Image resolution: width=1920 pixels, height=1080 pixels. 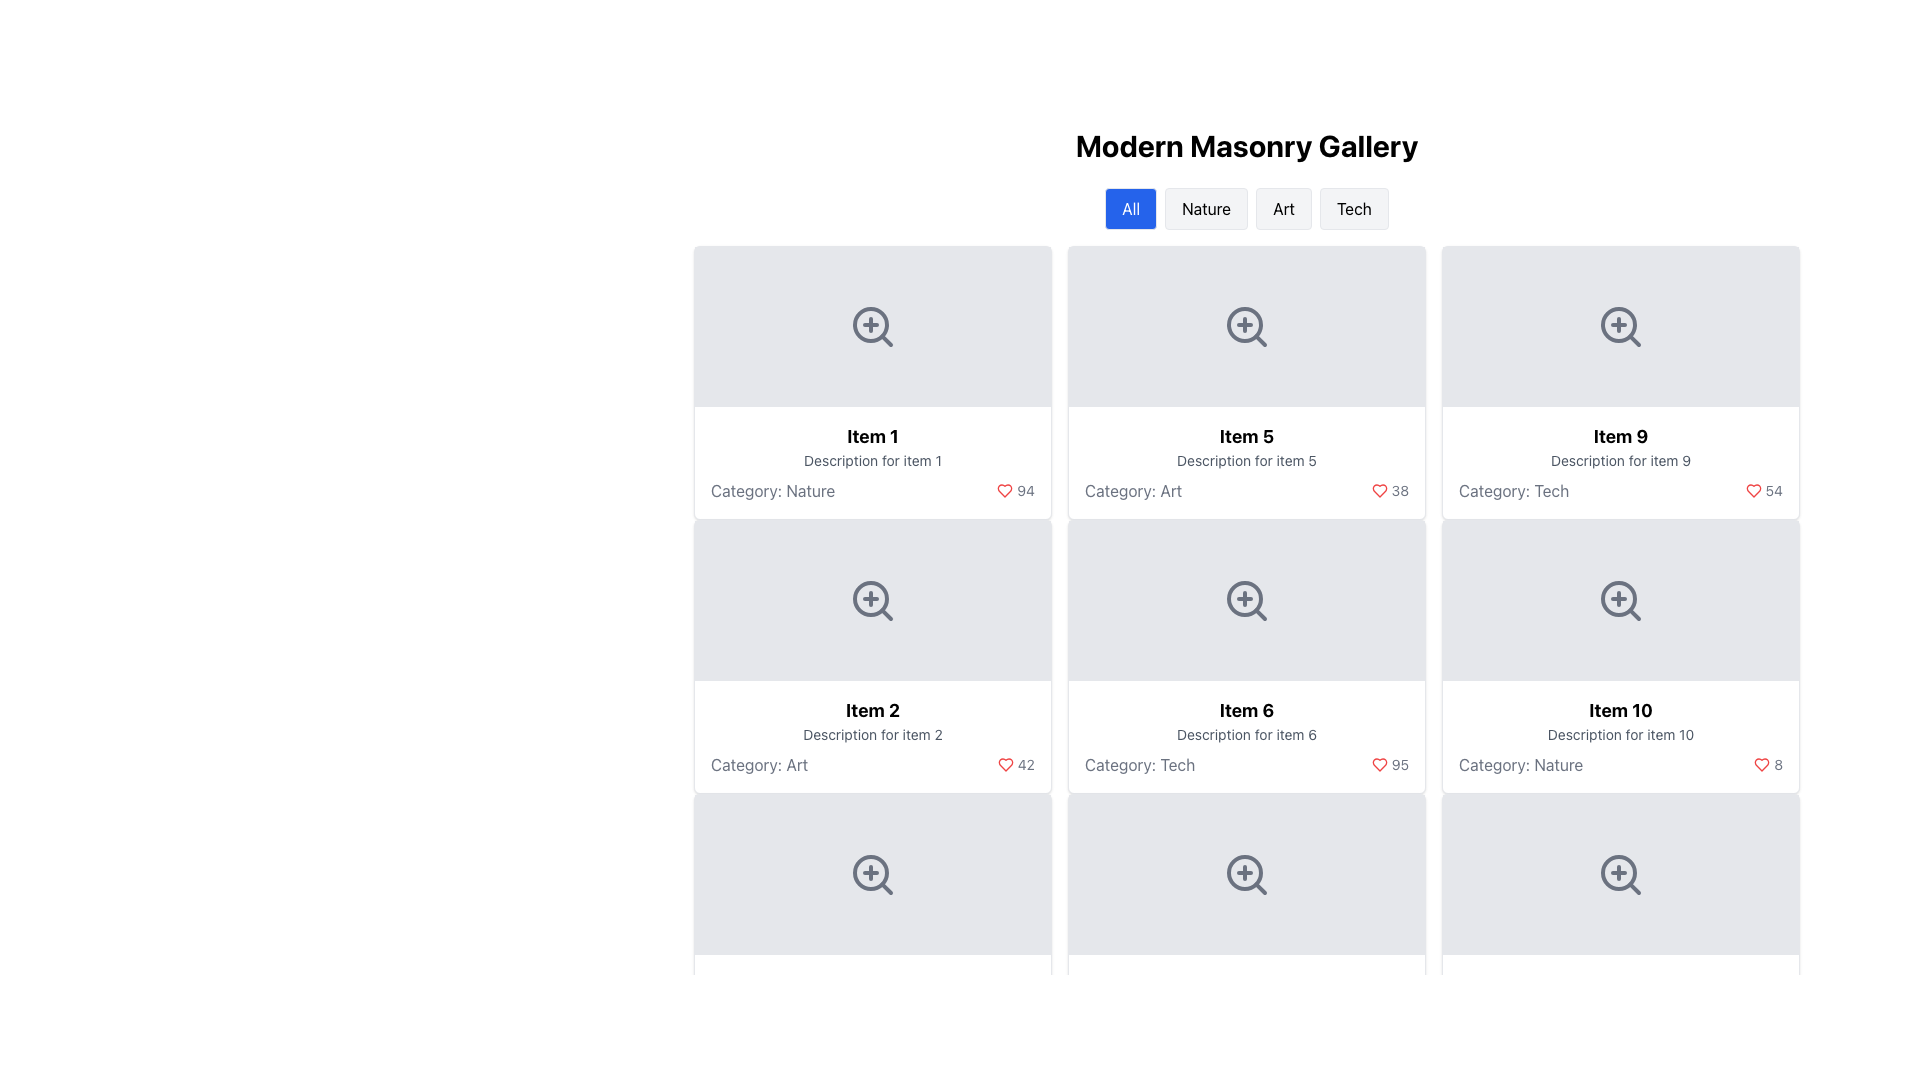 I want to click on the outlined heart icon filled with red color representing the 'like' feature, located next to the count '38' in the card labeled 'Item 5', so click(x=1378, y=490).